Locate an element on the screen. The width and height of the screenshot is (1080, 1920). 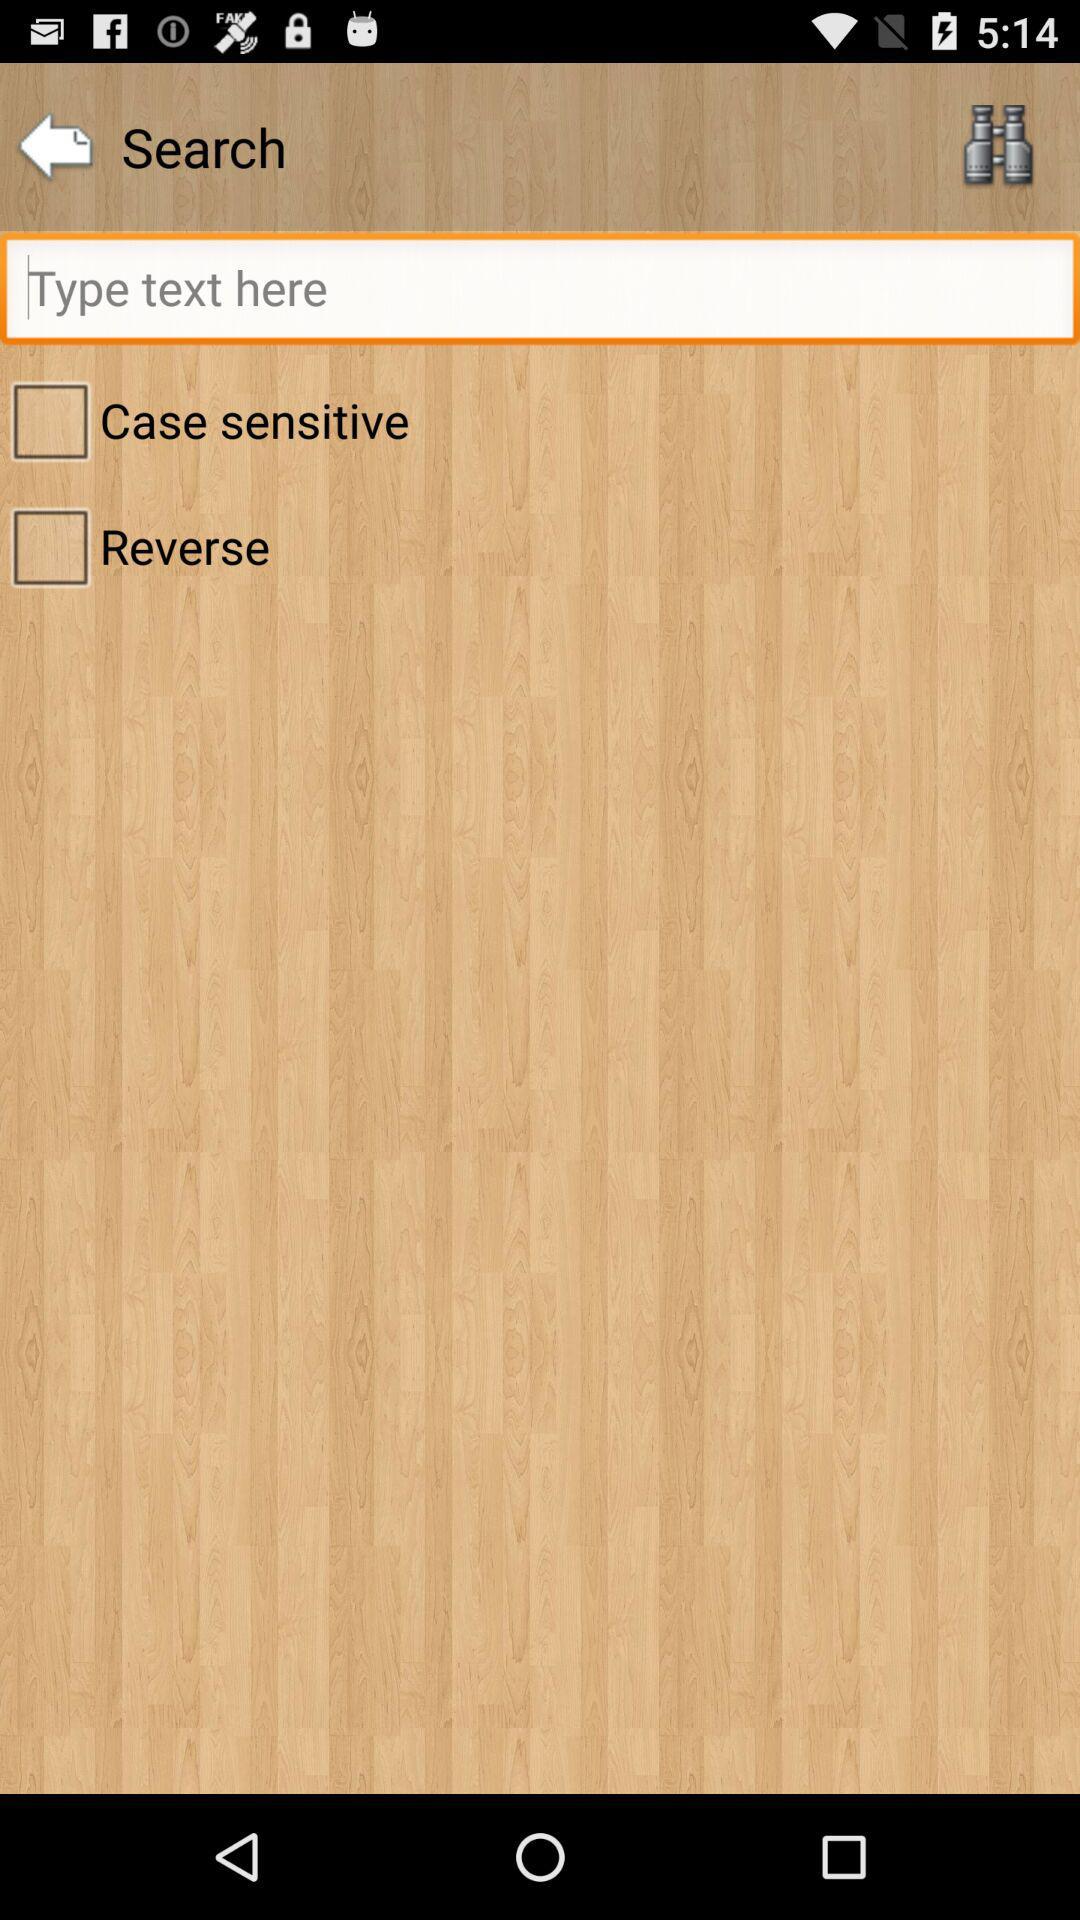
the arrow_backward icon is located at coordinates (54, 156).